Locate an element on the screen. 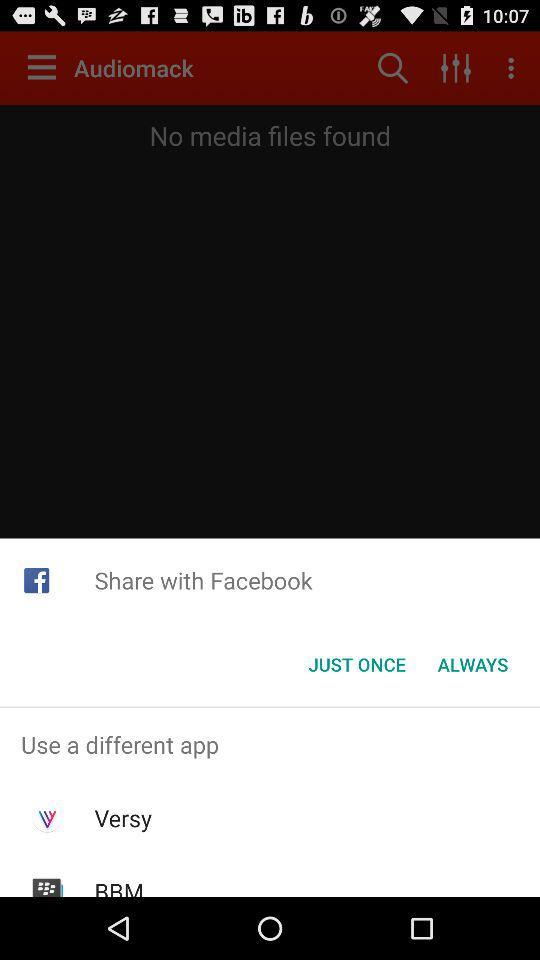  icon to the left of the always button is located at coordinates (356, 664).